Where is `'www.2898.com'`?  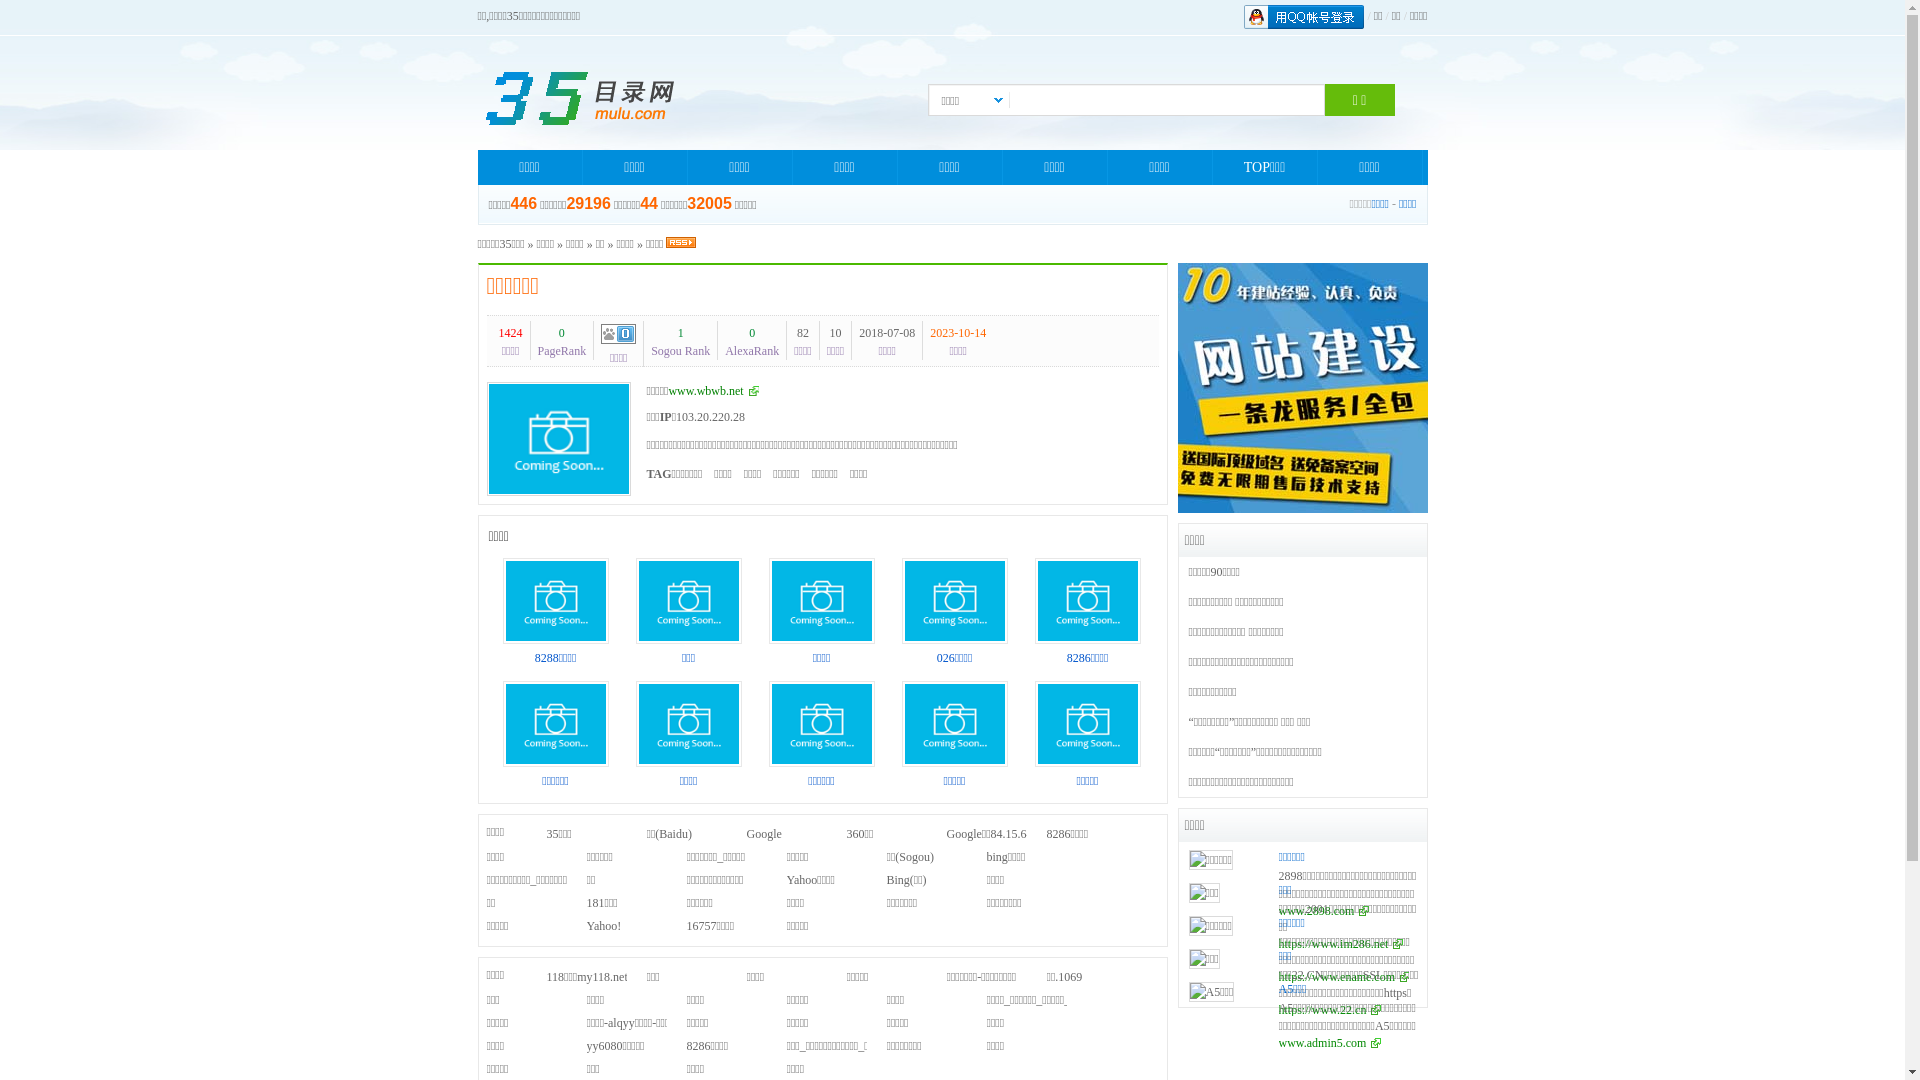 'www.2898.com' is located at coordinates (1323, 910).